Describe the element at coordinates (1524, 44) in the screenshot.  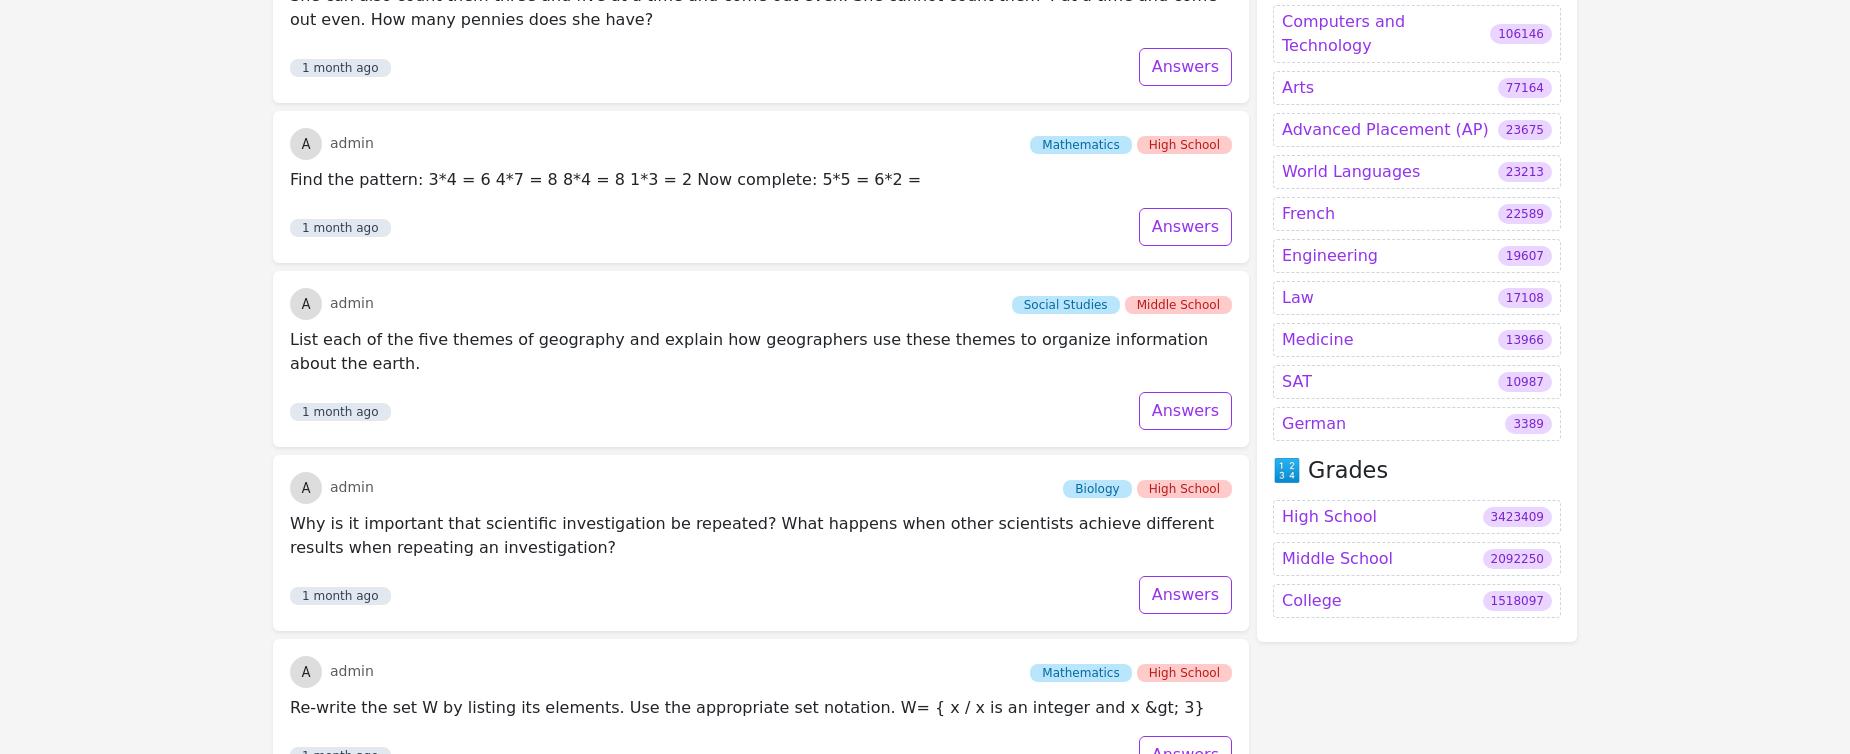
I see `'19607'` at that location.